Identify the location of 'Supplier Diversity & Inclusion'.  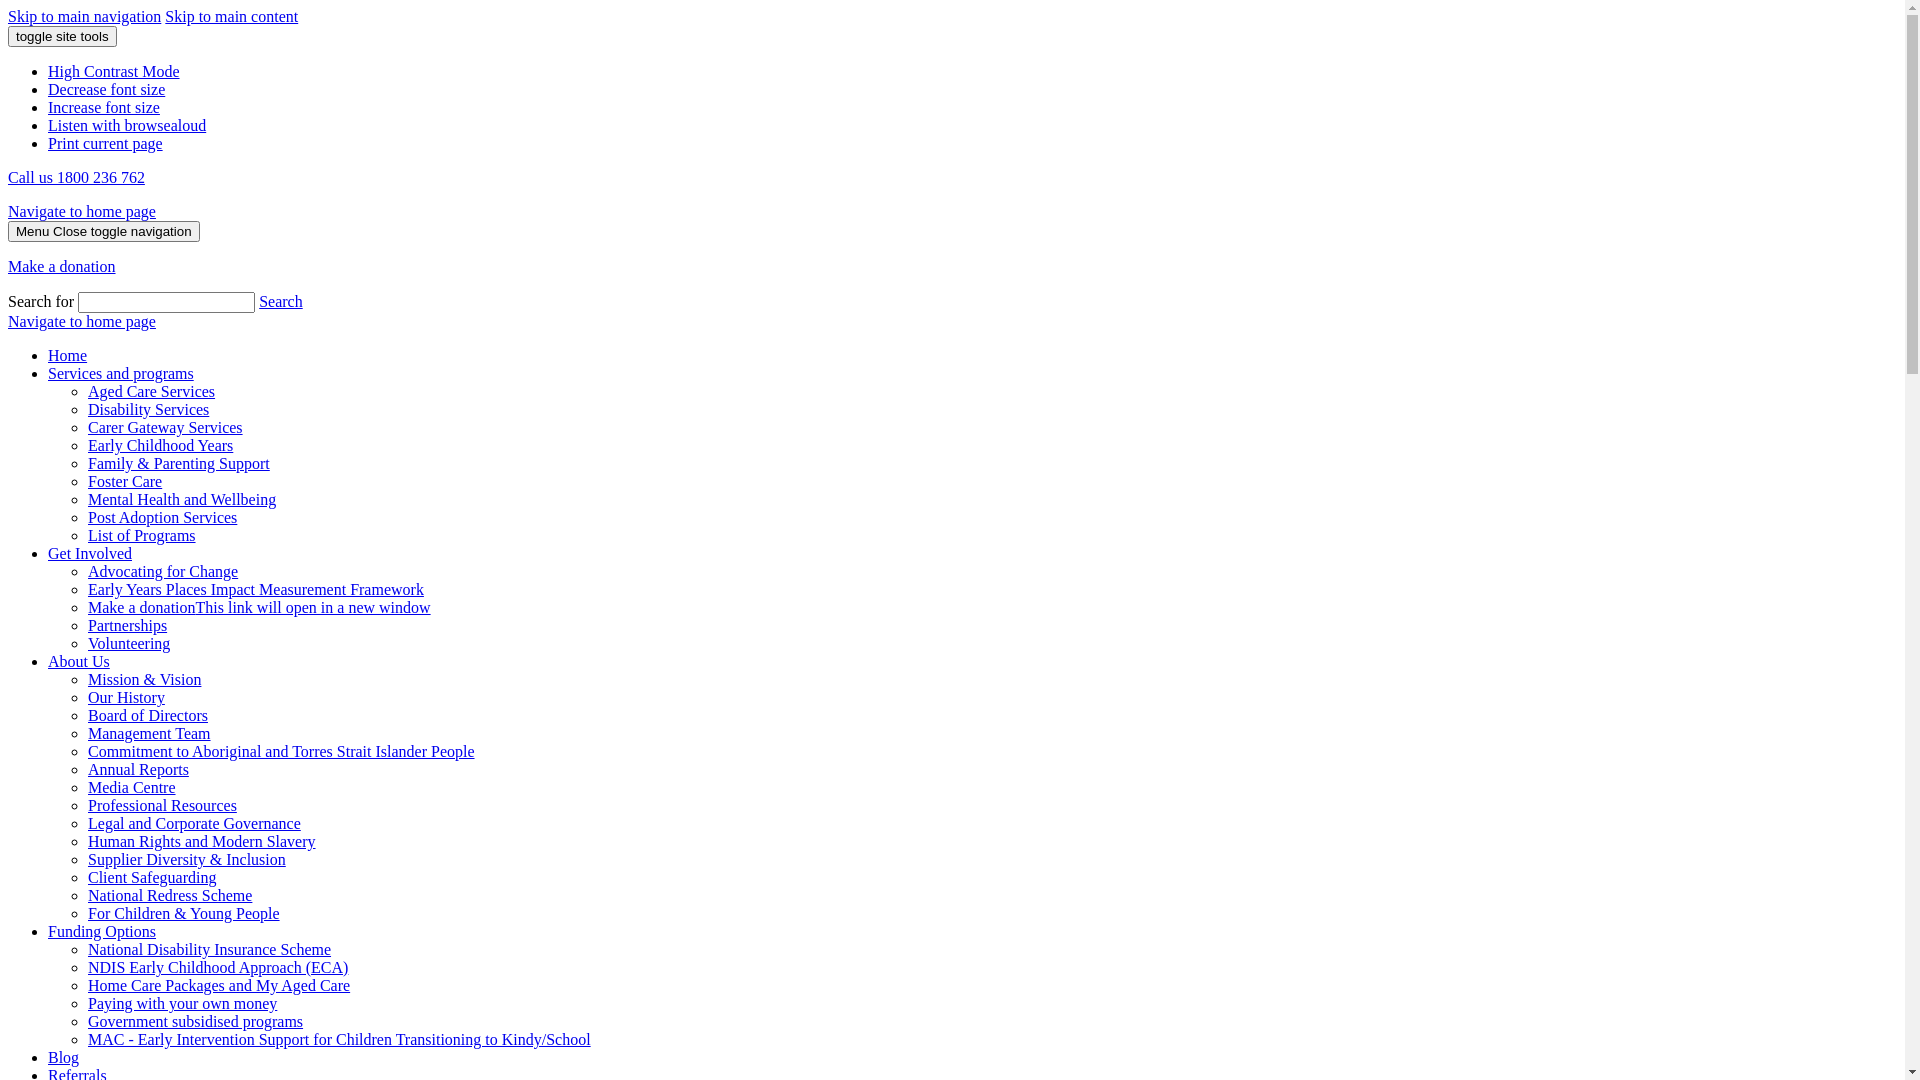
(187, 858).